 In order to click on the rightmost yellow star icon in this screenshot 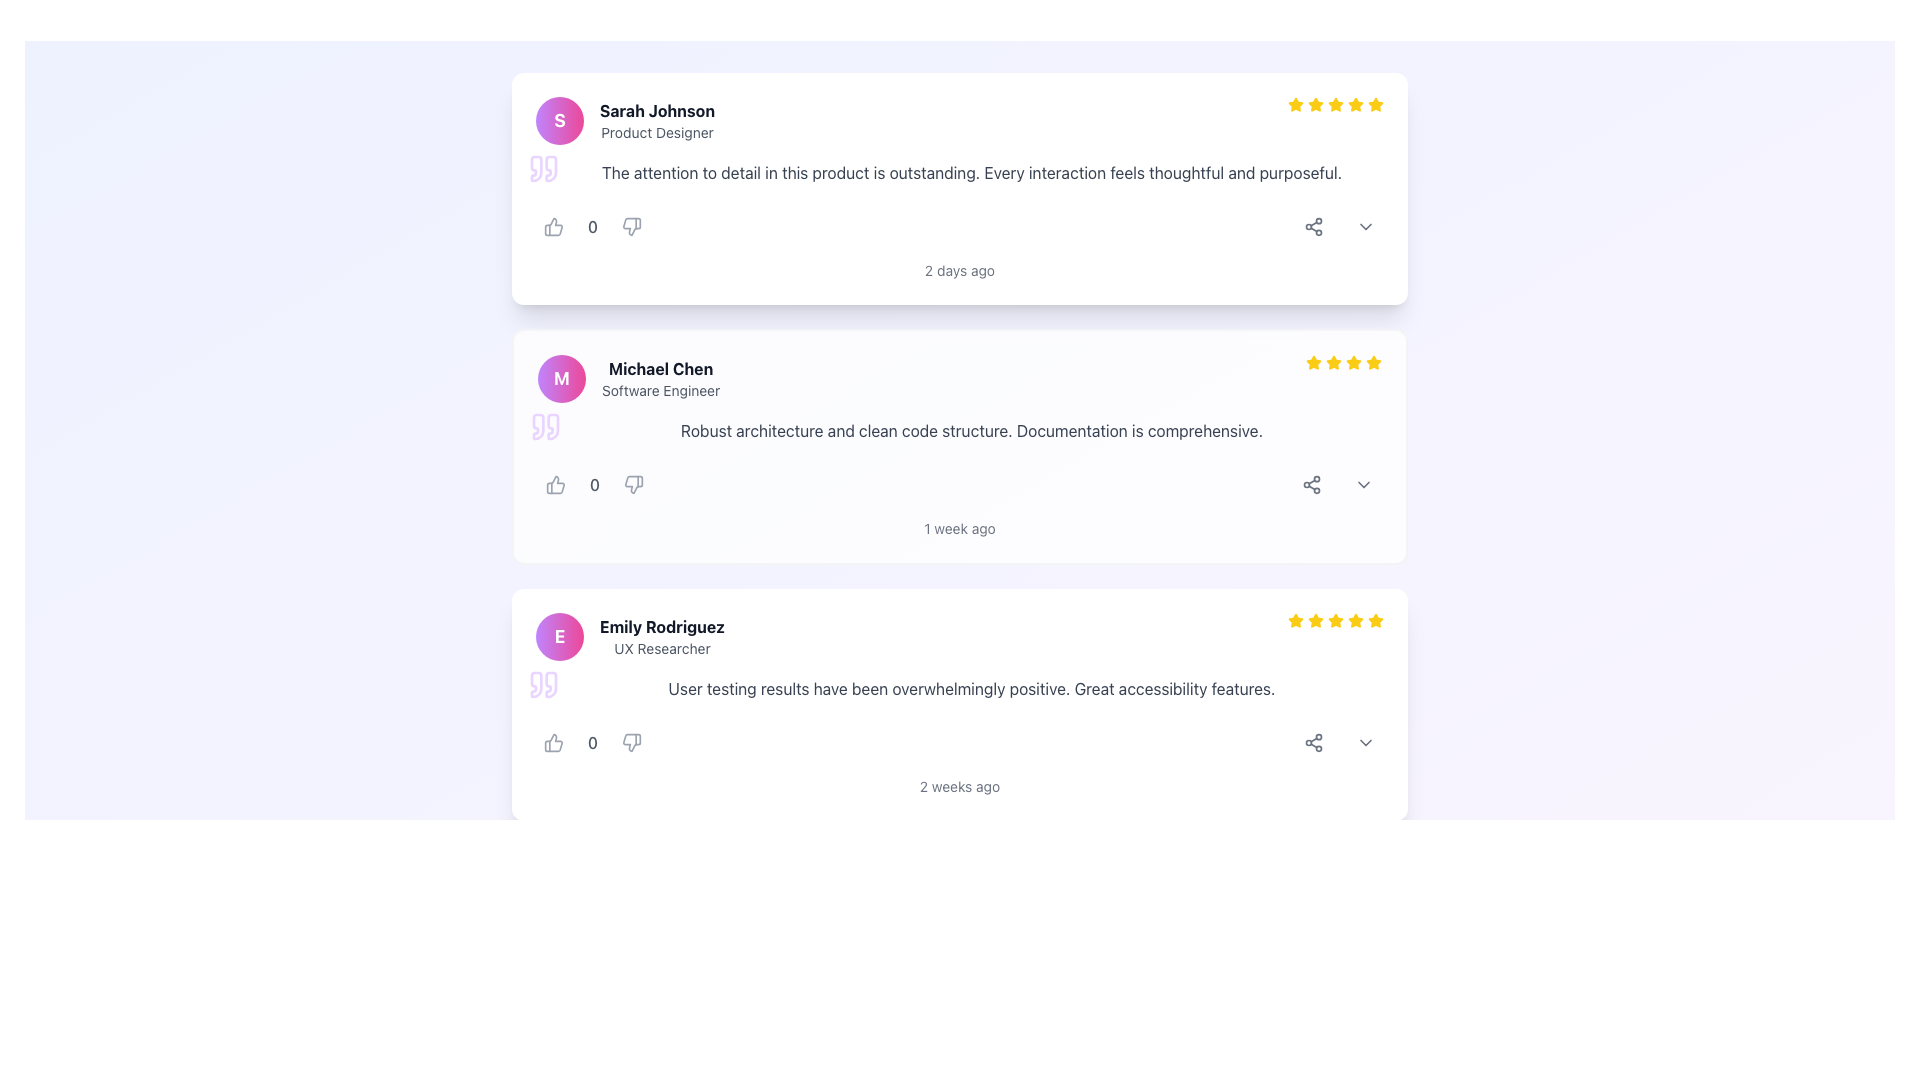, I will do `click(1296, 619)`.